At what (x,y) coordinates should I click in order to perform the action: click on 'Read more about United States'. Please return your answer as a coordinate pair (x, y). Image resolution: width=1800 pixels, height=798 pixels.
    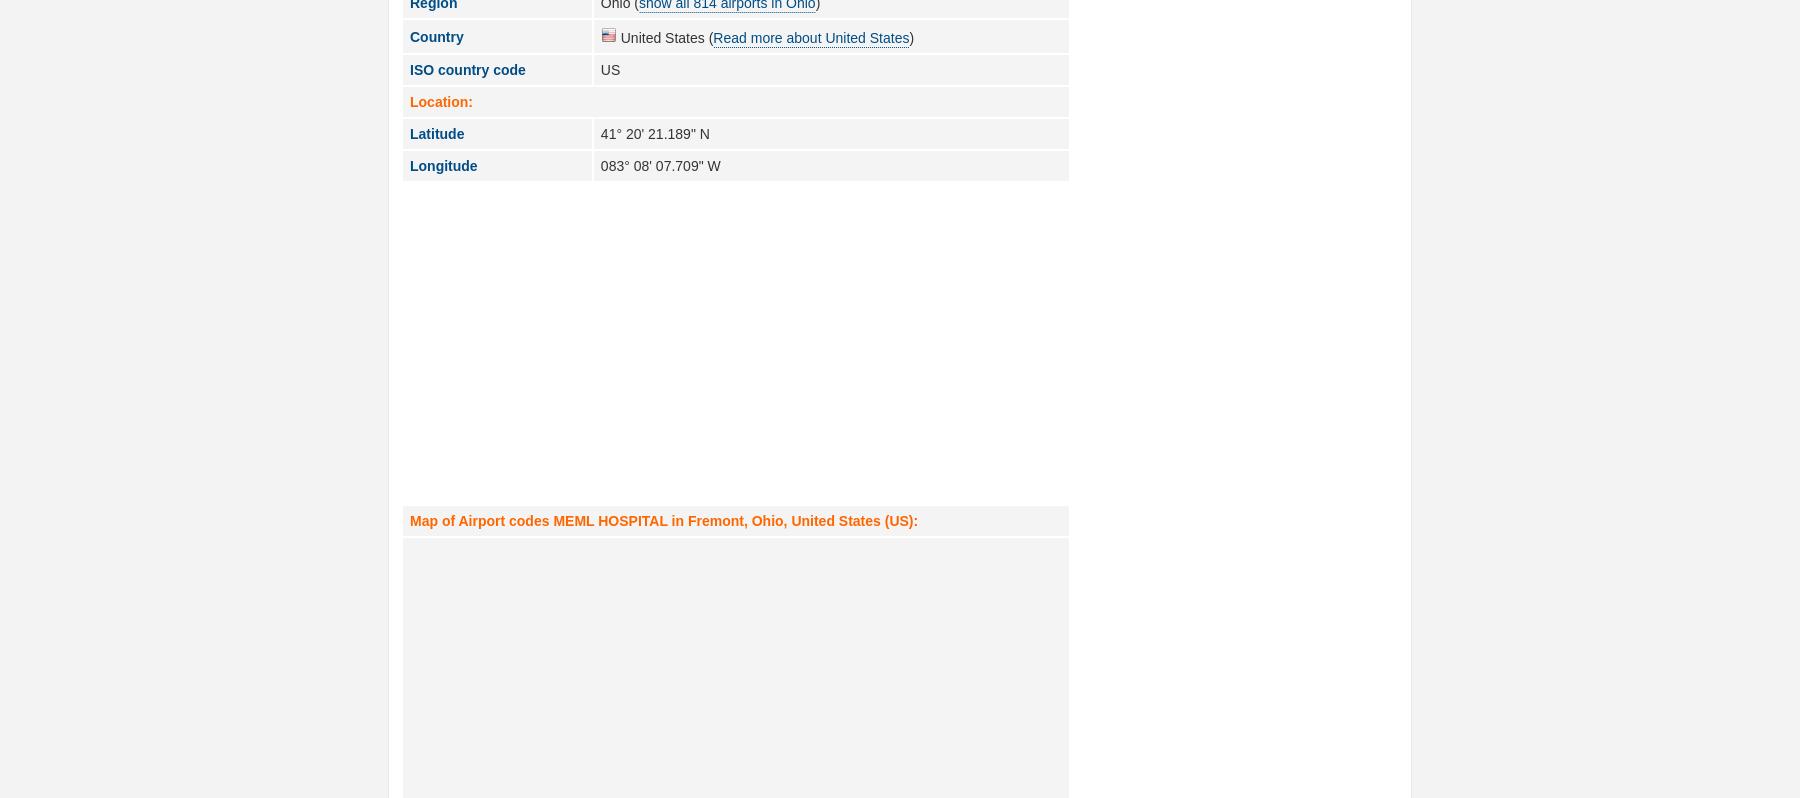
    Looking at the image, I should click on (811, 37).